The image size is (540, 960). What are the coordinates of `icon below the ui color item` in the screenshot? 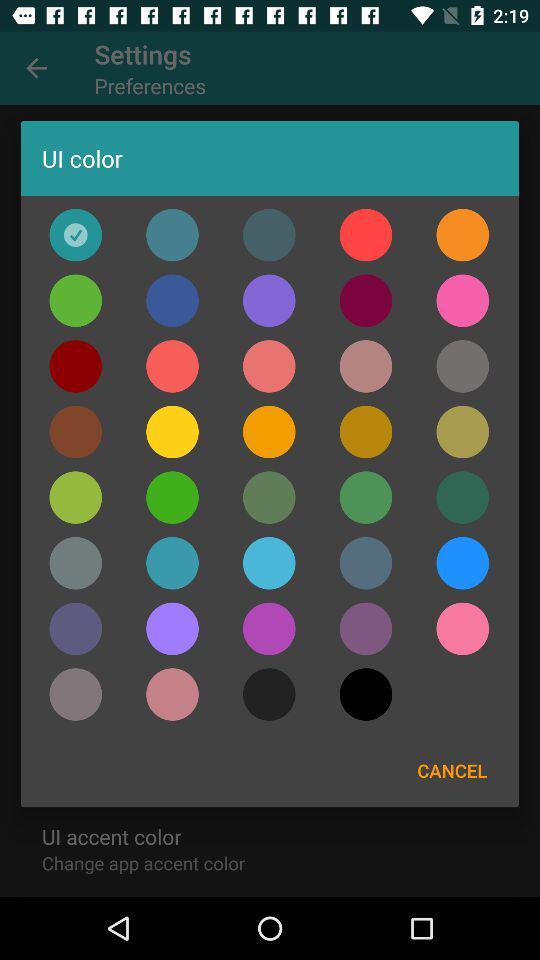 It's located at (172, 235).